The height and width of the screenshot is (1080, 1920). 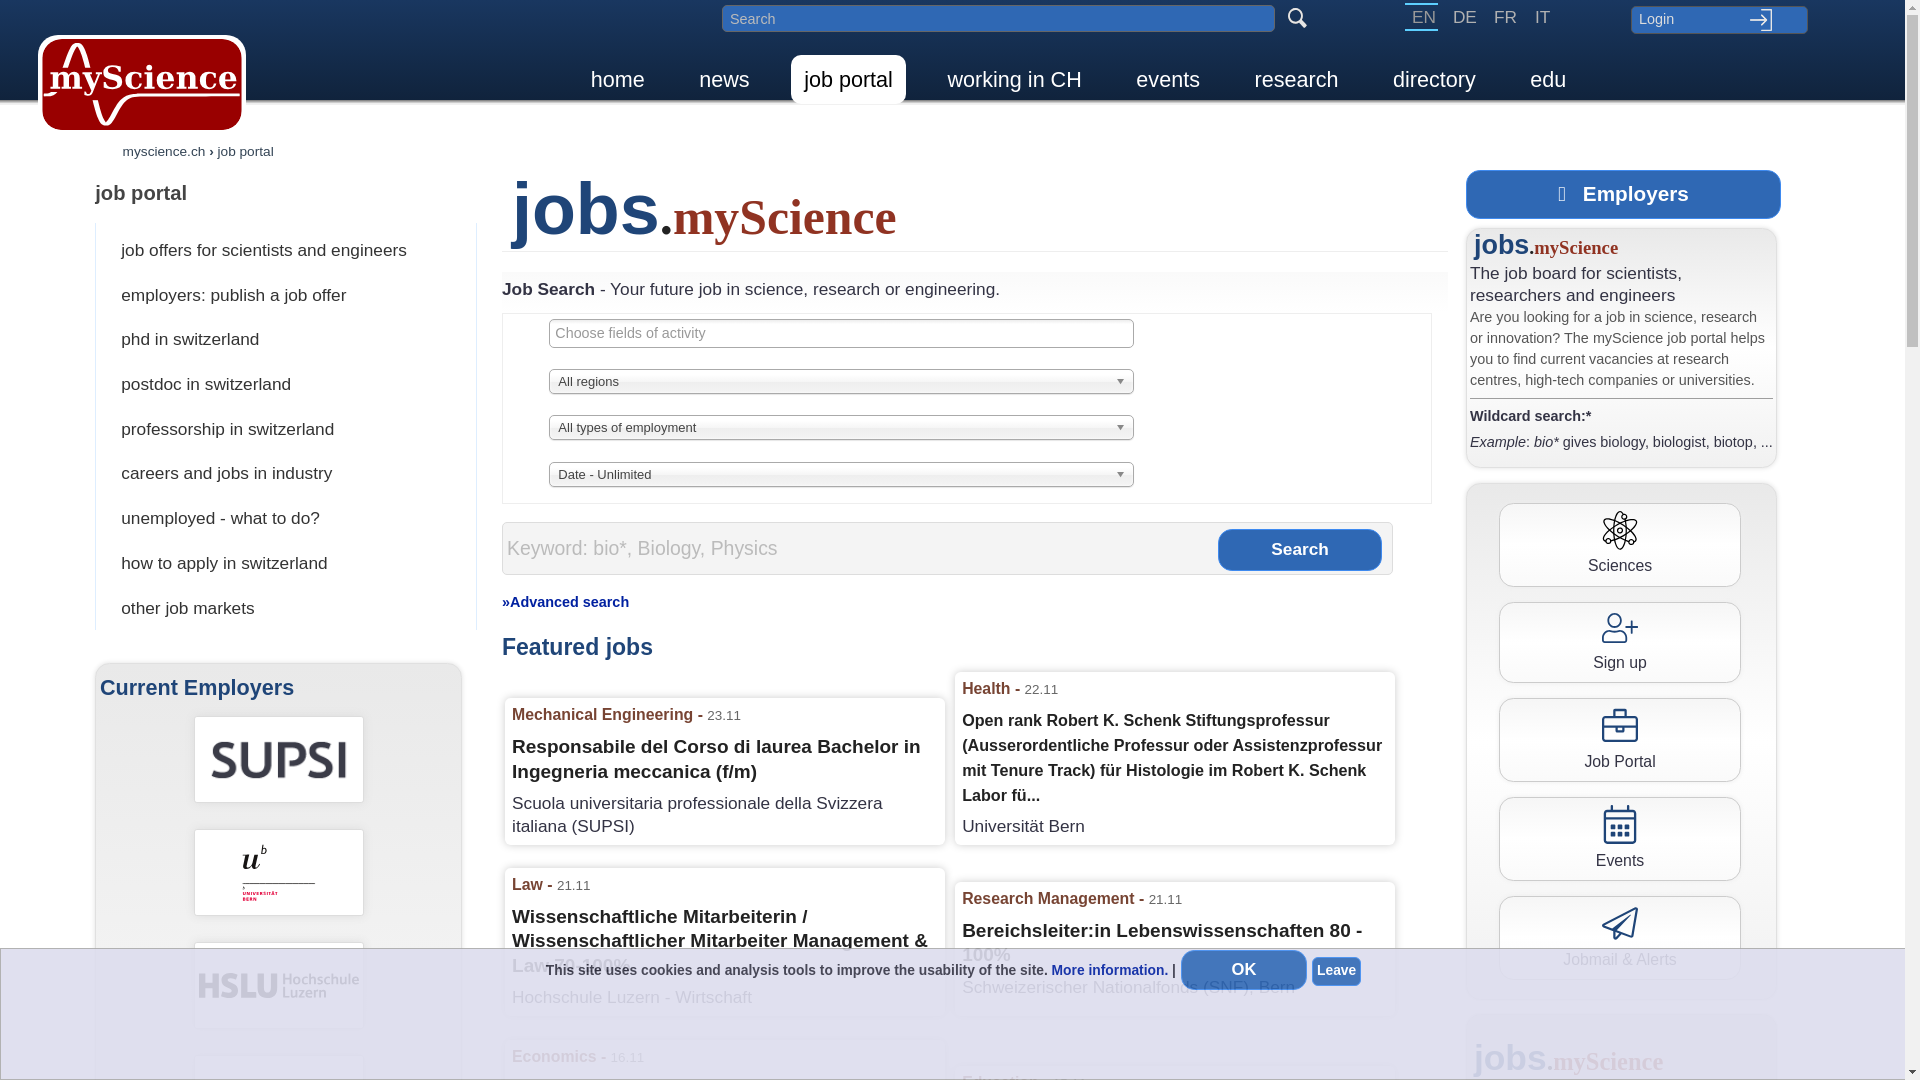 What do you see at coordinates (286, 428) in the screenshot?
I see `'professorship in switzerland'` at bounding box center [286, 428].